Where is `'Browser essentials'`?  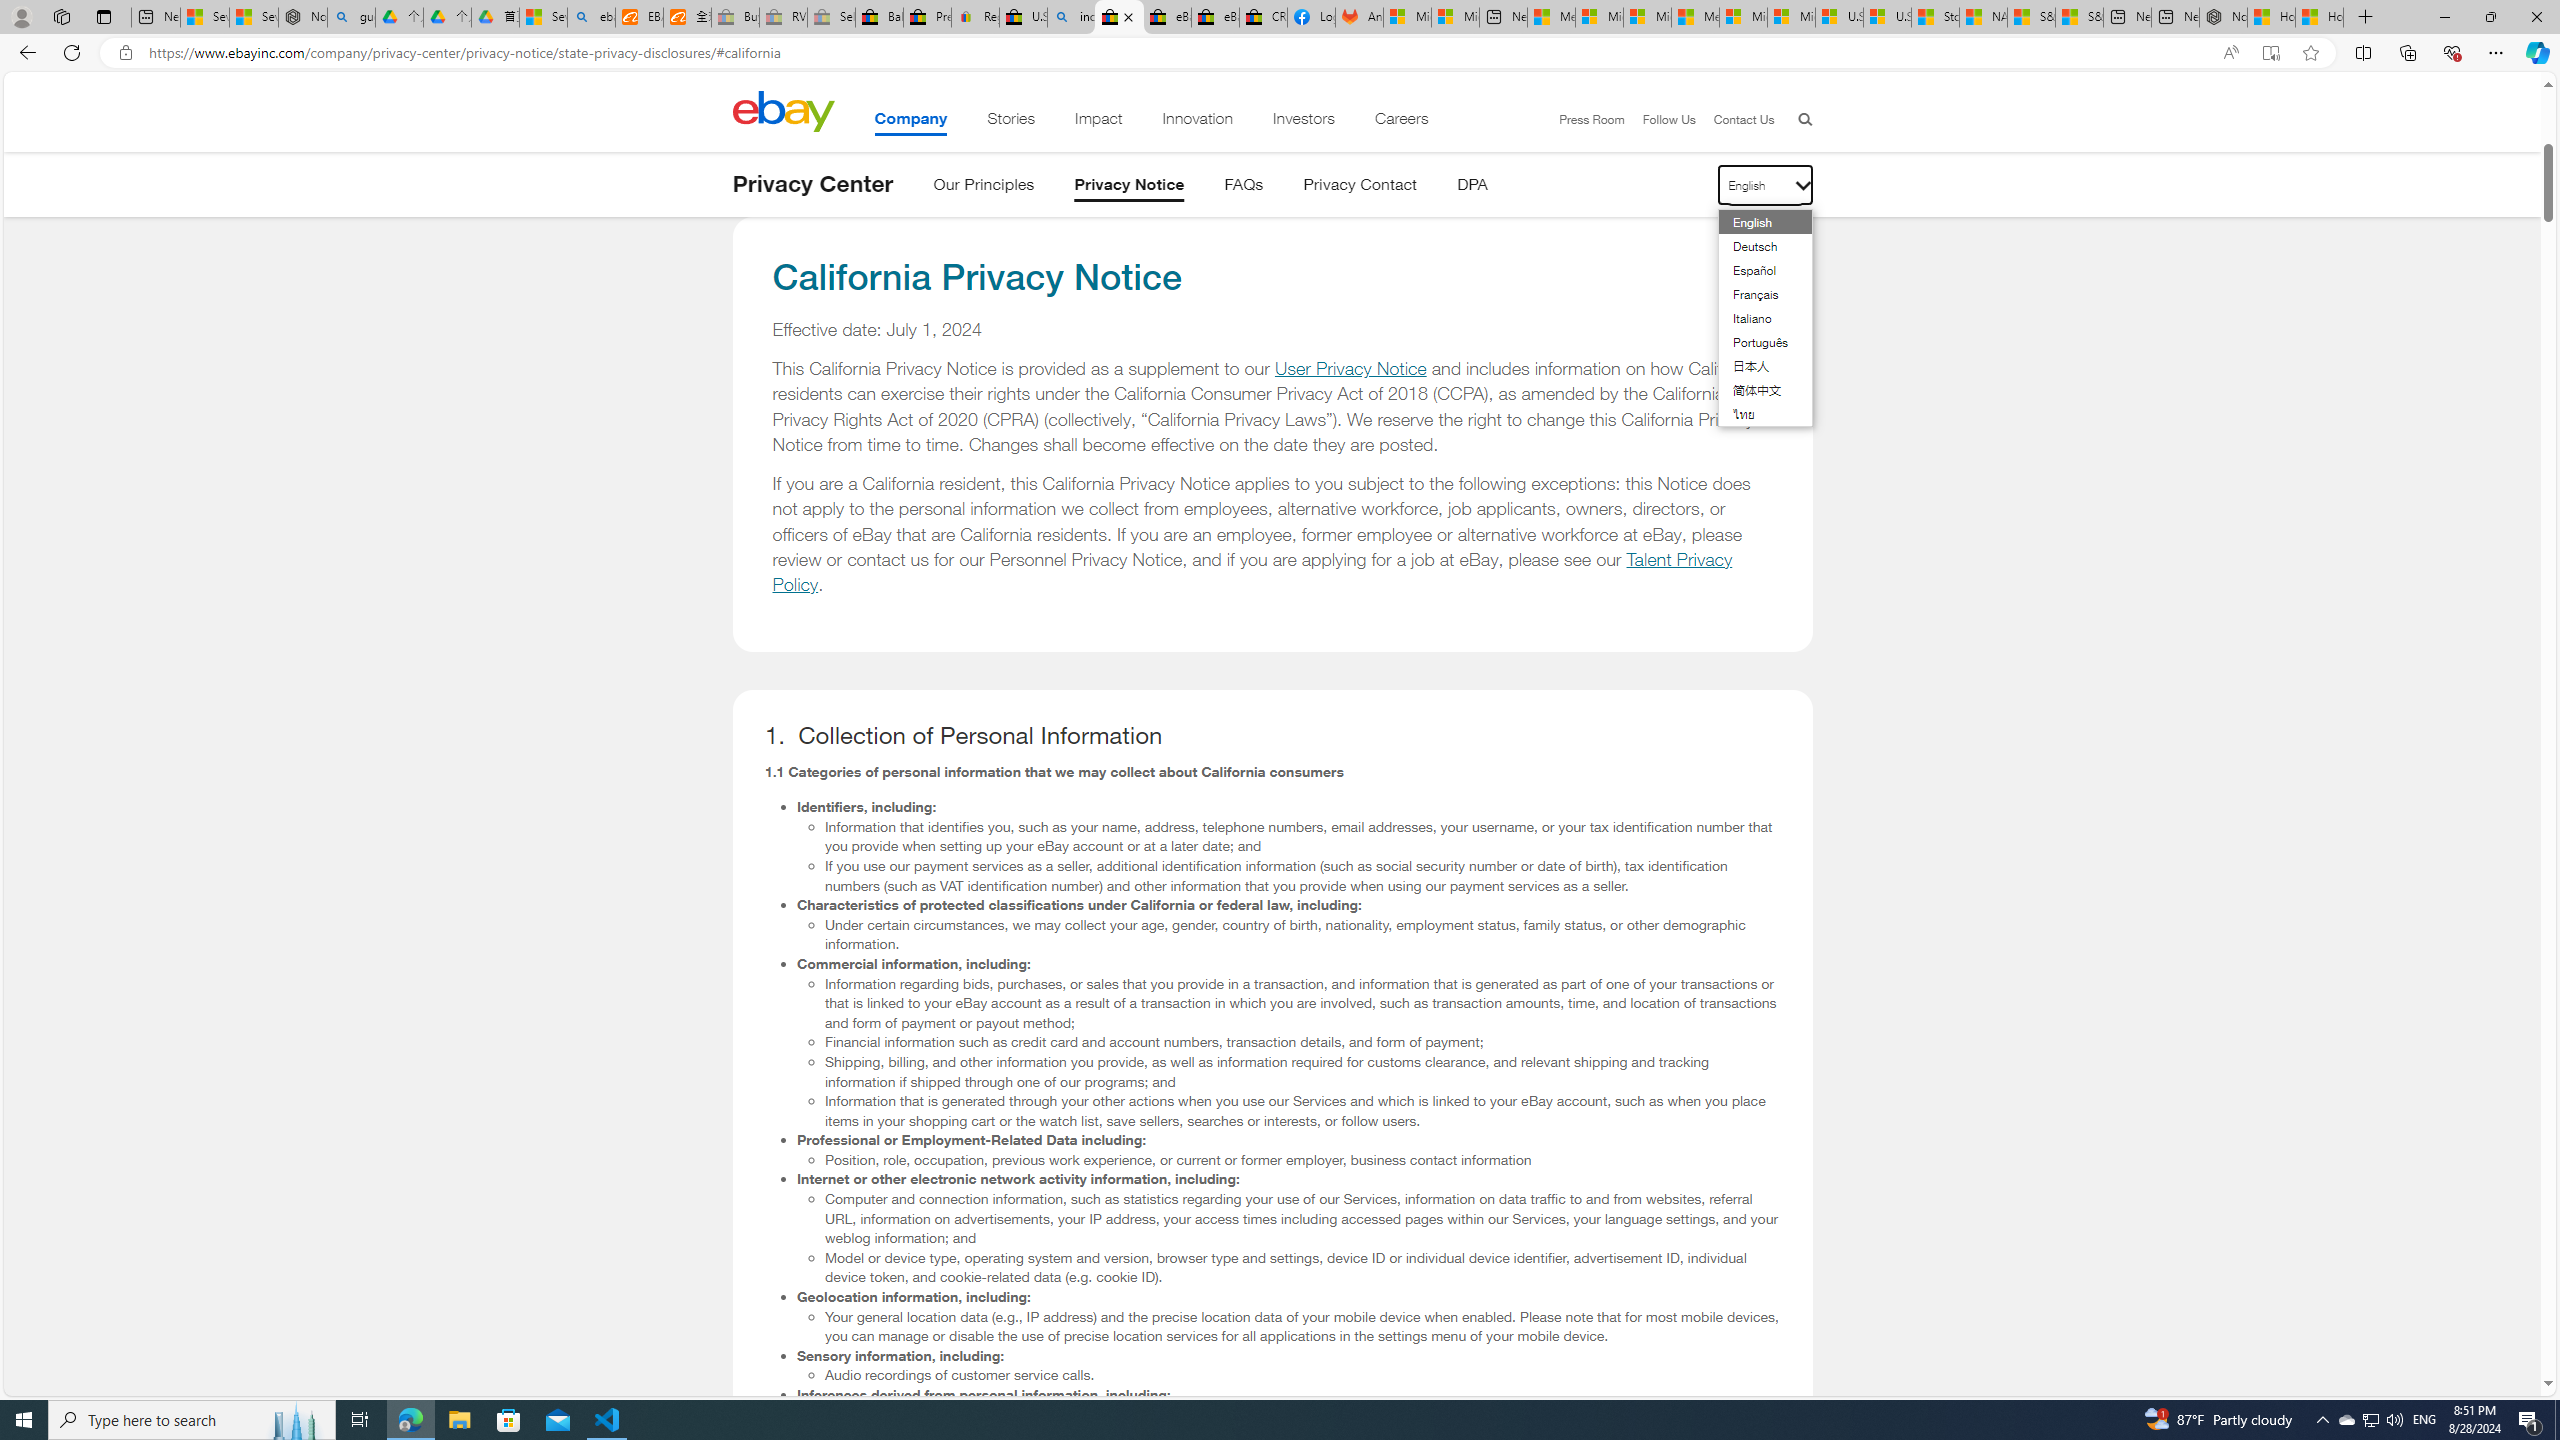 'Browser essentials' is located at coordinates (2451, 51).